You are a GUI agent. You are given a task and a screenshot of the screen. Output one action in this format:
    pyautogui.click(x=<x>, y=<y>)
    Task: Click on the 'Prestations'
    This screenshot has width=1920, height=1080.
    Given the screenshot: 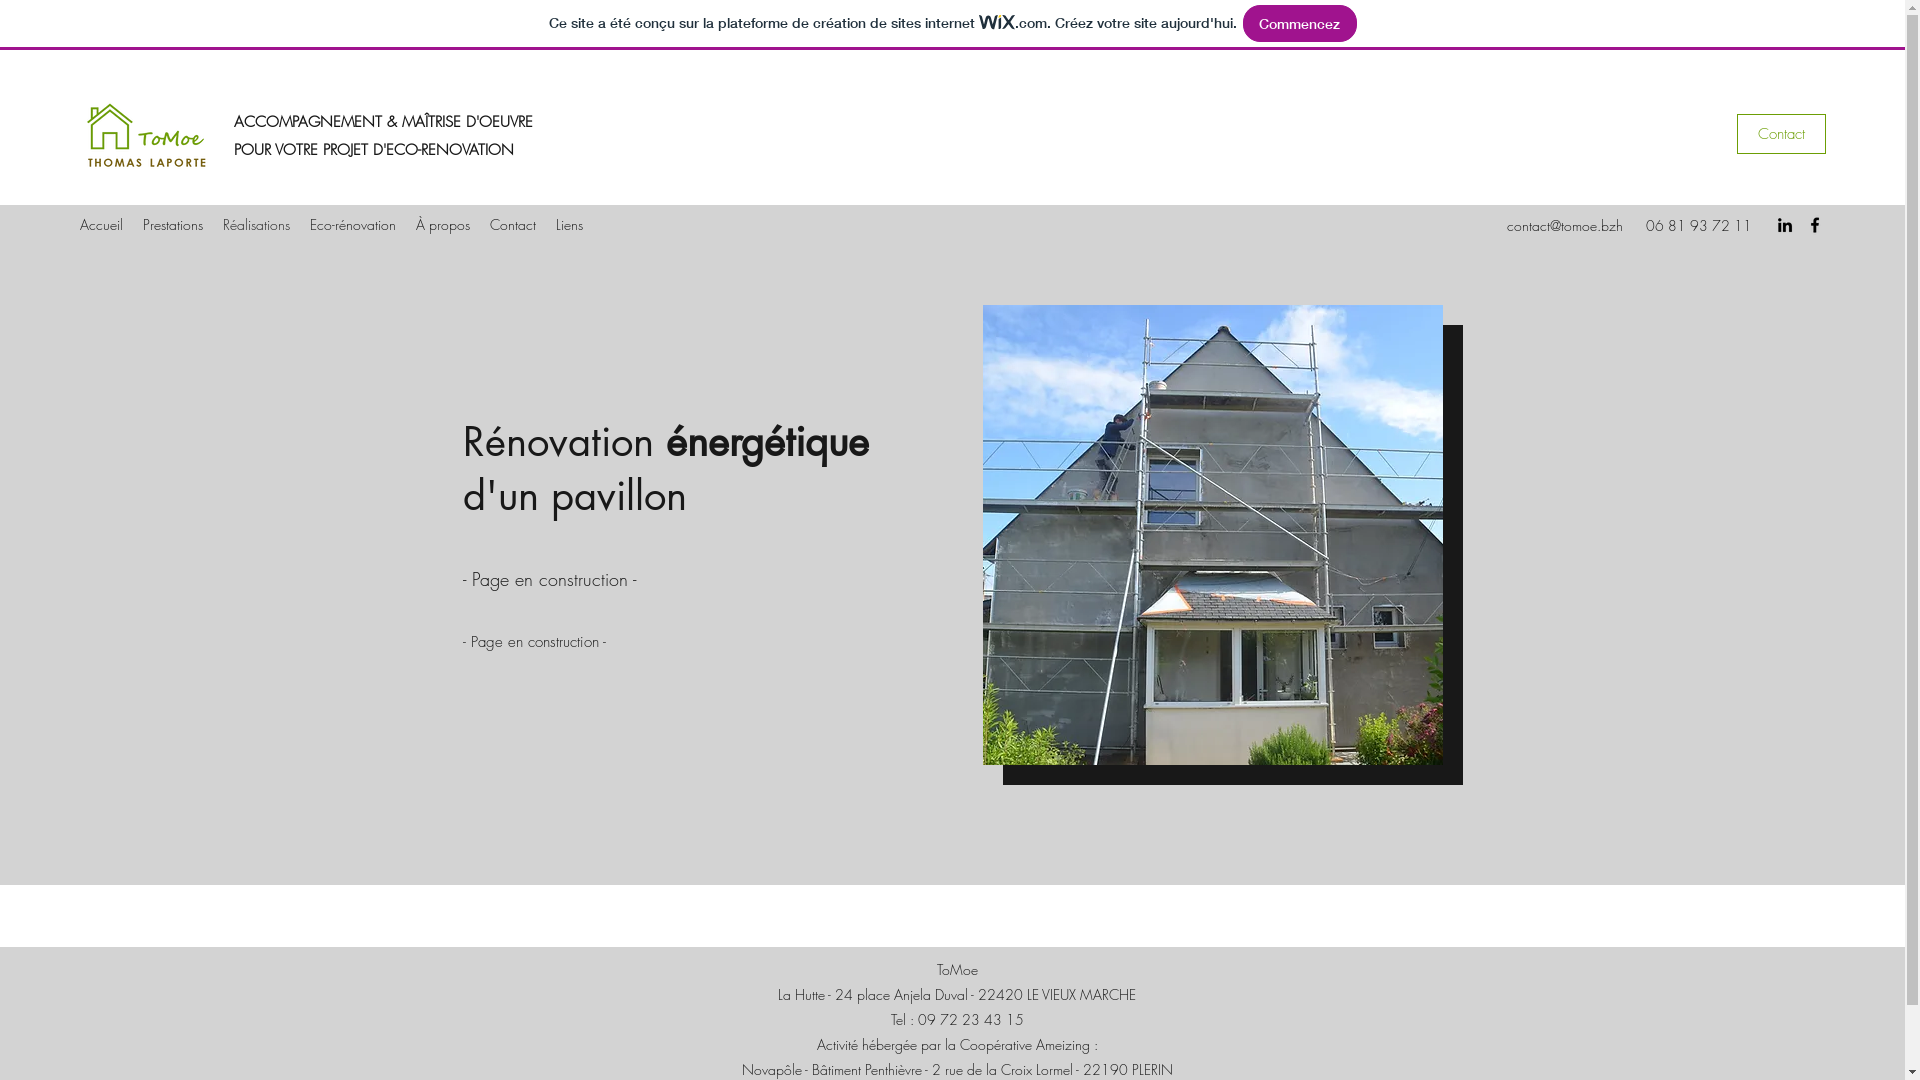 What is the action you would take?
    pyautogui.click(x=172, y=224)
    